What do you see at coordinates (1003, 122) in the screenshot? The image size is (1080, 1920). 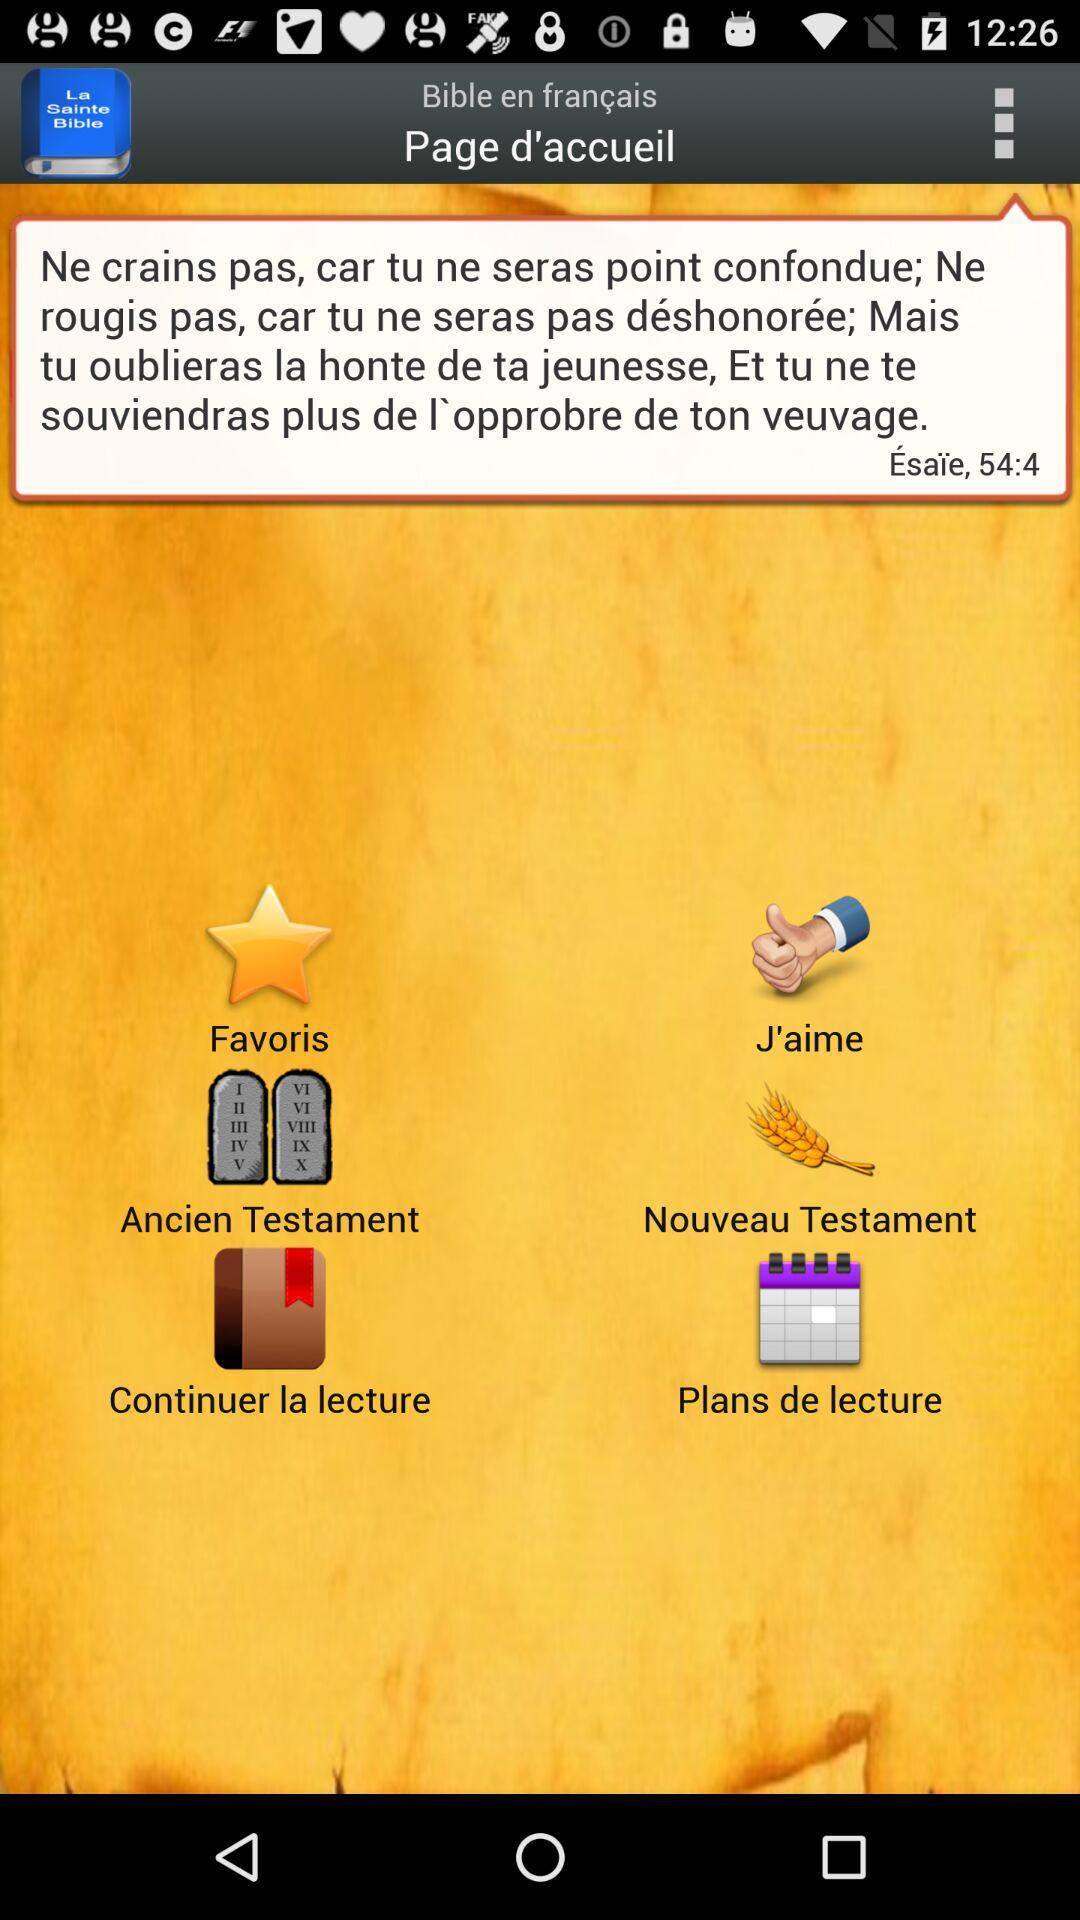 I see `expand settings` at bounding box center [1003, 122].